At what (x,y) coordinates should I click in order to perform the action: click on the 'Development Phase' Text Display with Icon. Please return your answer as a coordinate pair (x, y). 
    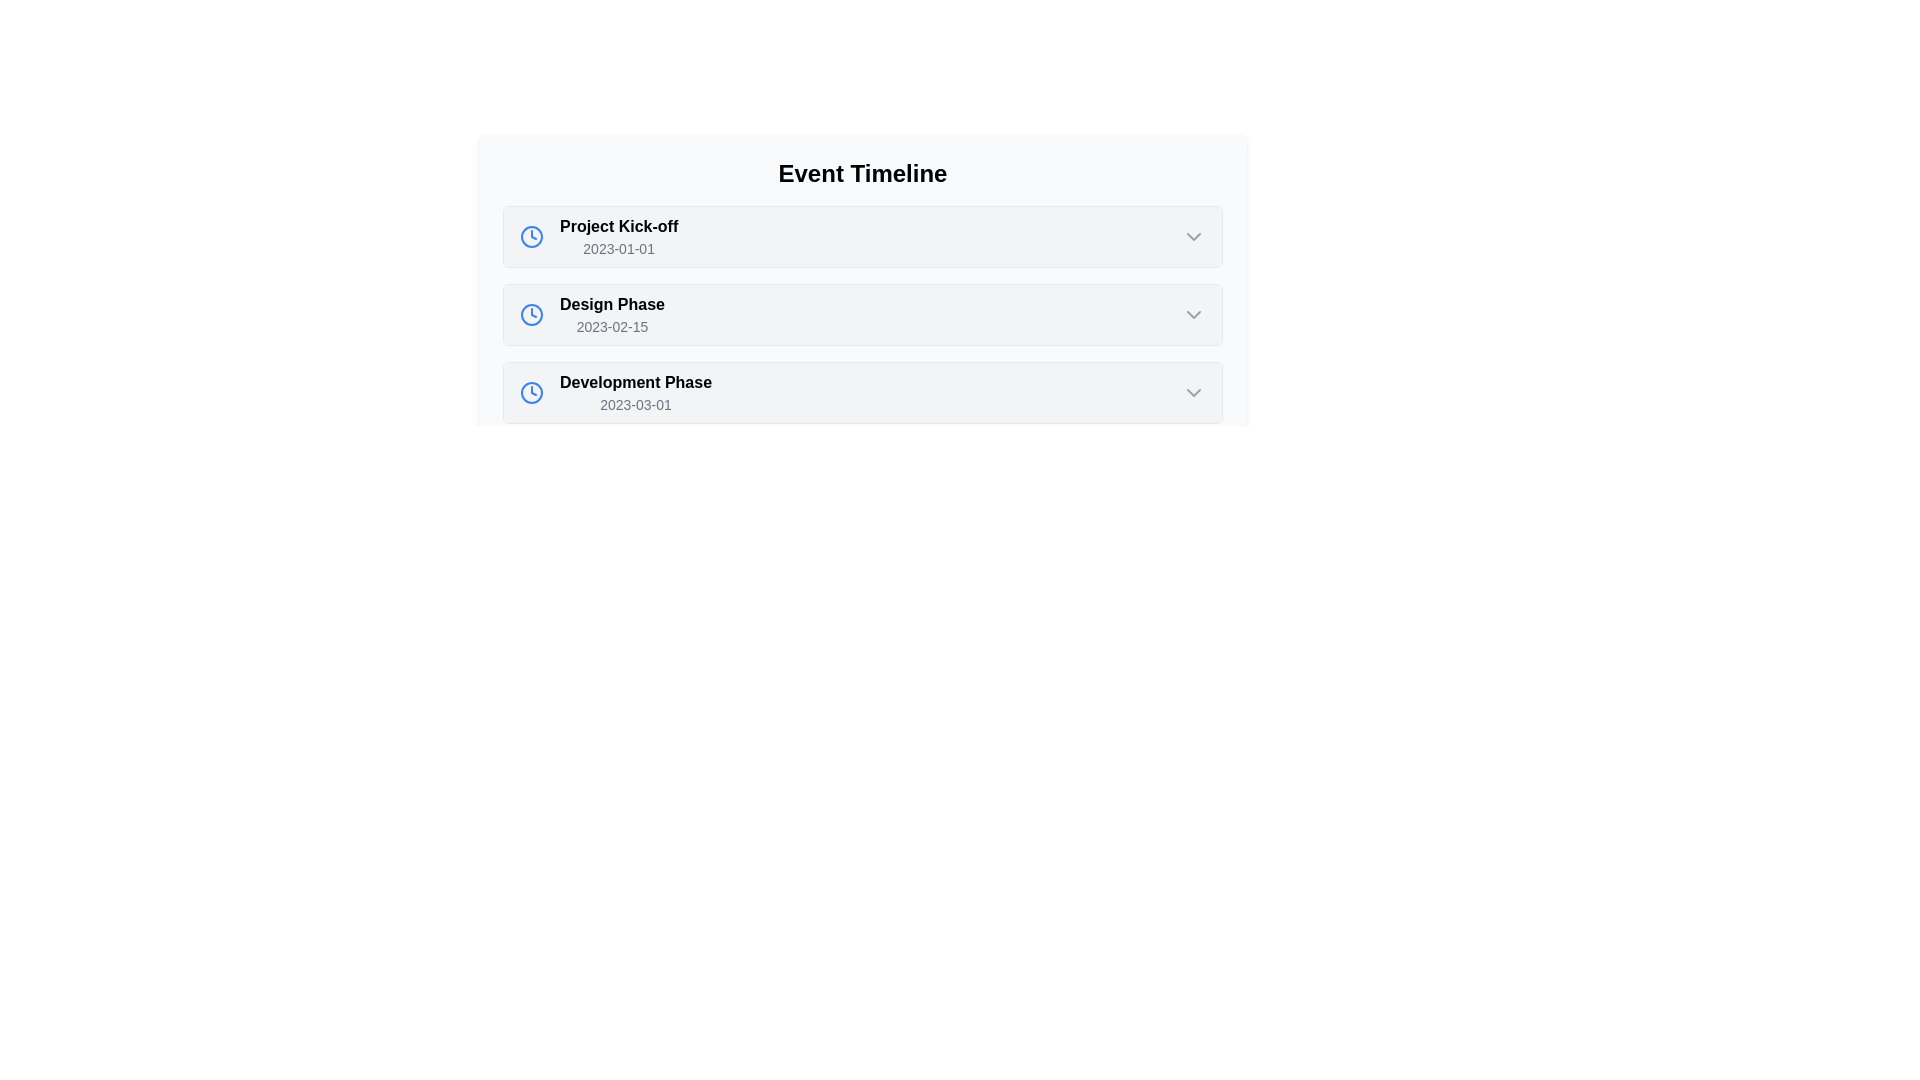
    Looking at the image, I should click on (614, 393).